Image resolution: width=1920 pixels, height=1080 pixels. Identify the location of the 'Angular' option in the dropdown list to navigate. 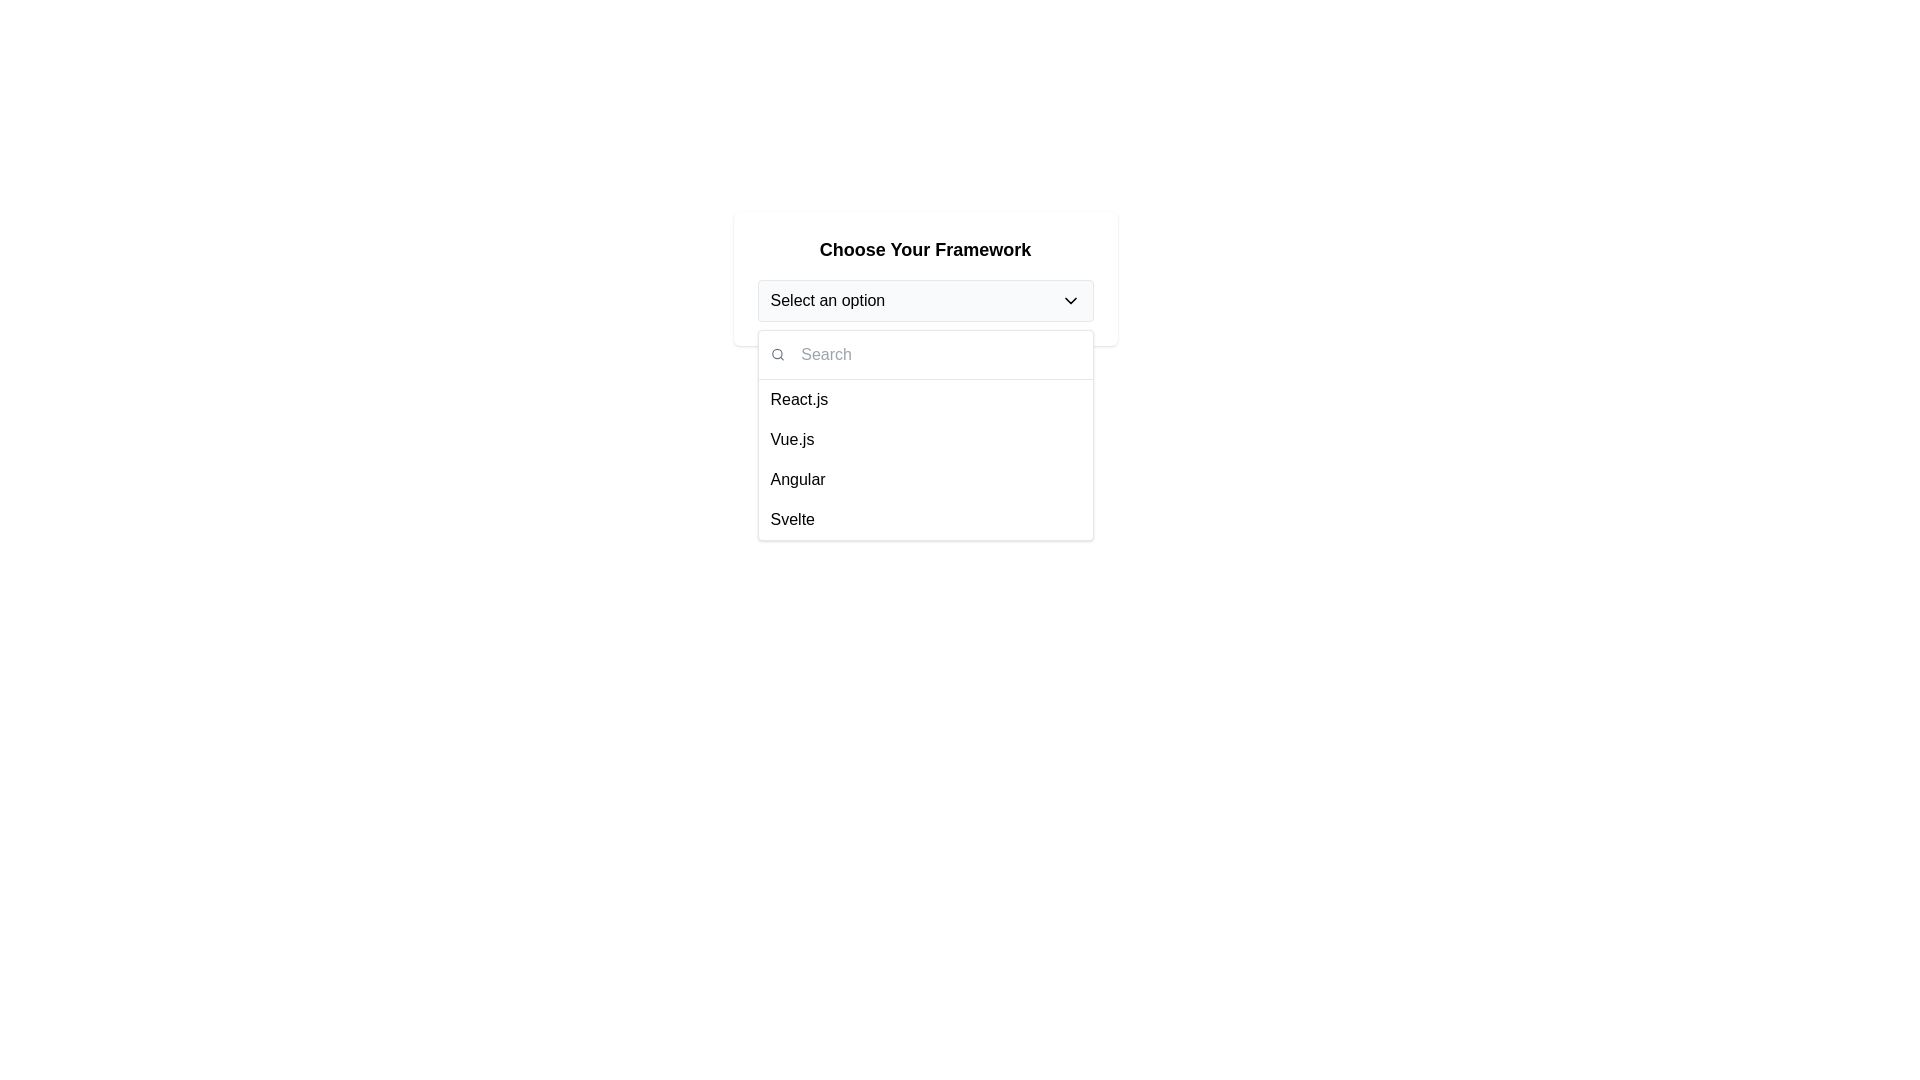
(924, 479).